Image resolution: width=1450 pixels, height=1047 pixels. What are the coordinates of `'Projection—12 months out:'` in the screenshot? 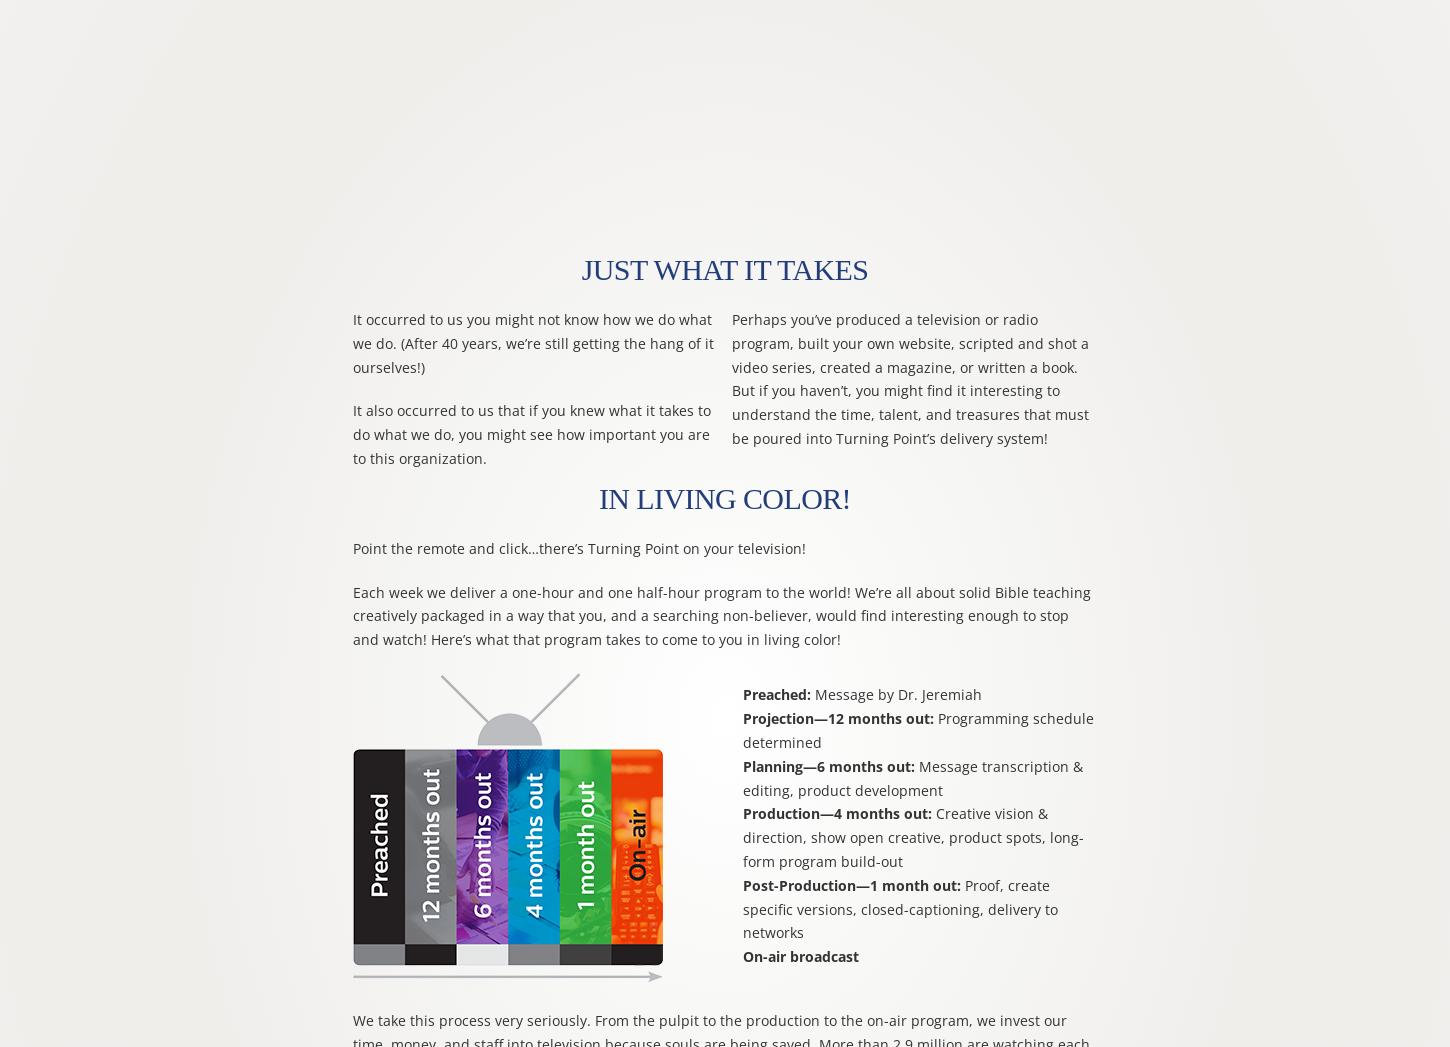 It's located at (837, 718).